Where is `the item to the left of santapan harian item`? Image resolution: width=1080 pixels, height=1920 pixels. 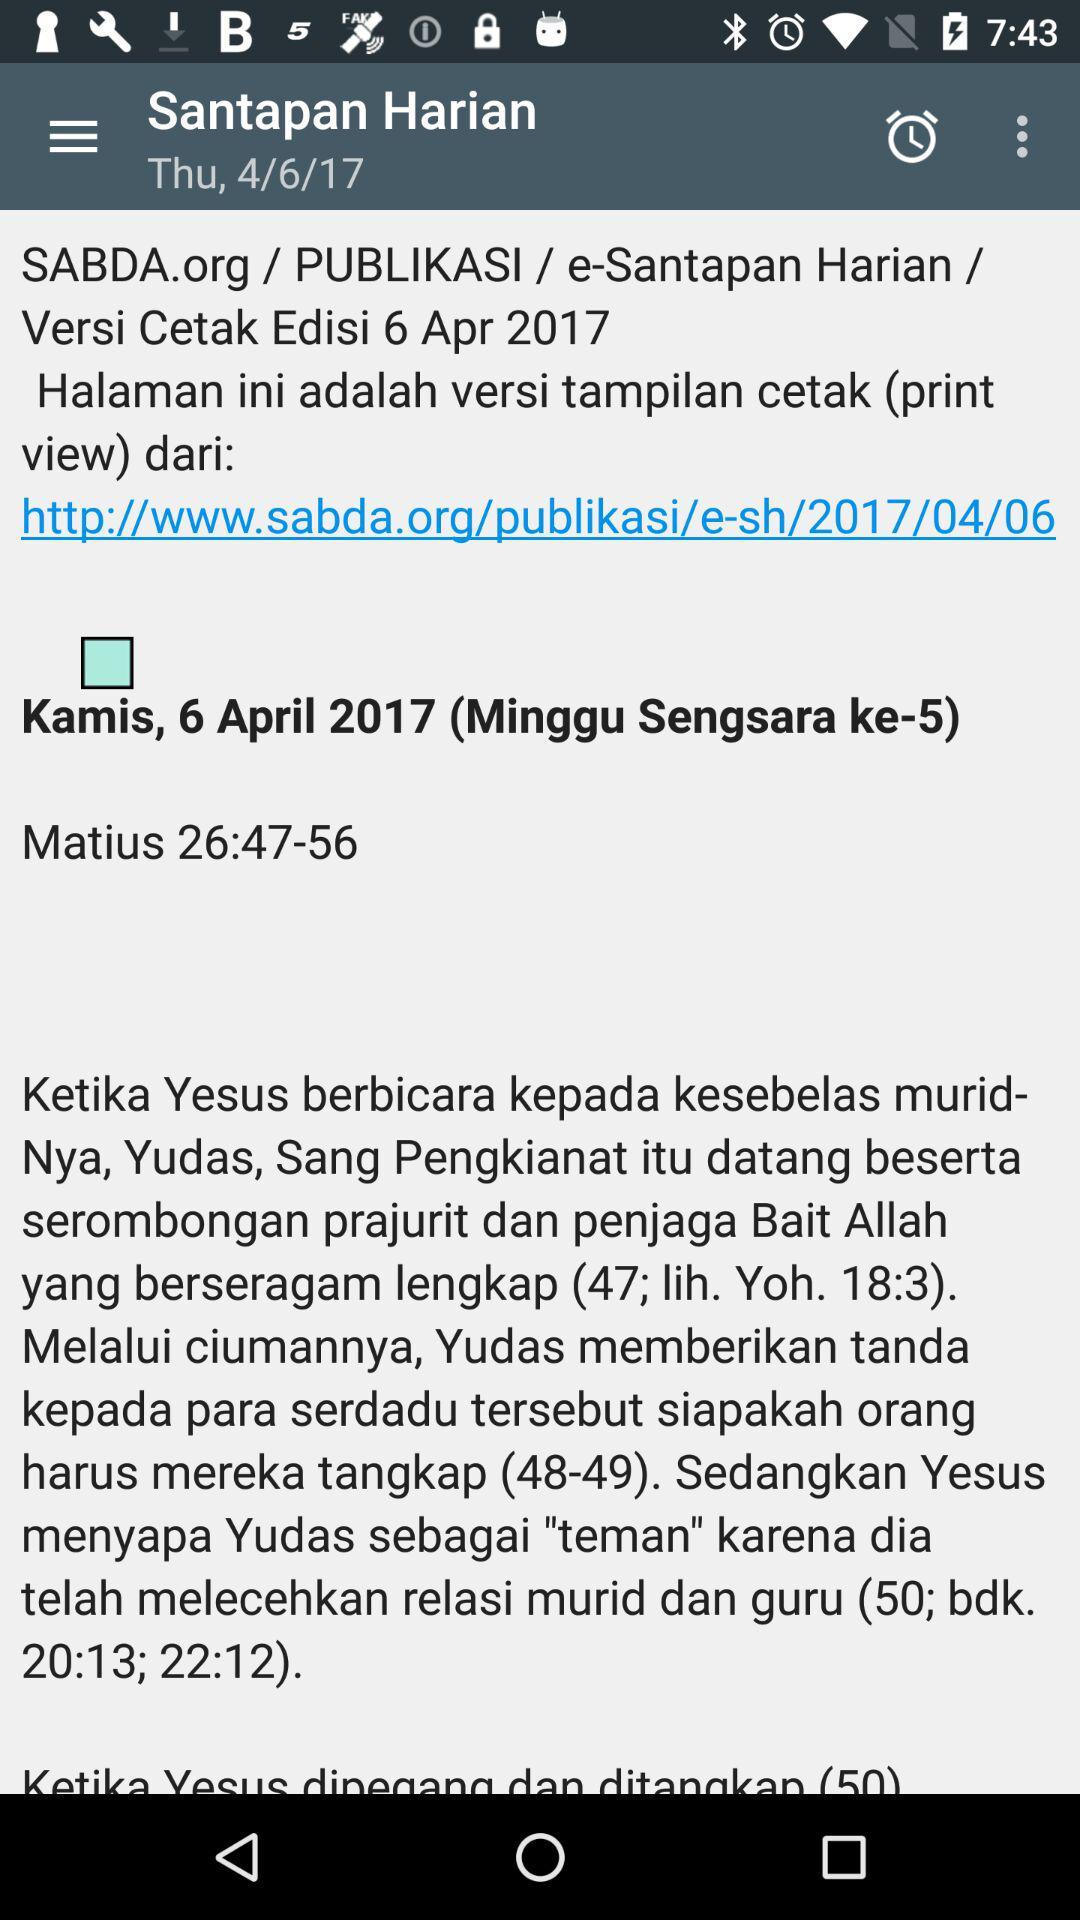 the item to the left of santapan harian item is located at coordinates (72, 135).